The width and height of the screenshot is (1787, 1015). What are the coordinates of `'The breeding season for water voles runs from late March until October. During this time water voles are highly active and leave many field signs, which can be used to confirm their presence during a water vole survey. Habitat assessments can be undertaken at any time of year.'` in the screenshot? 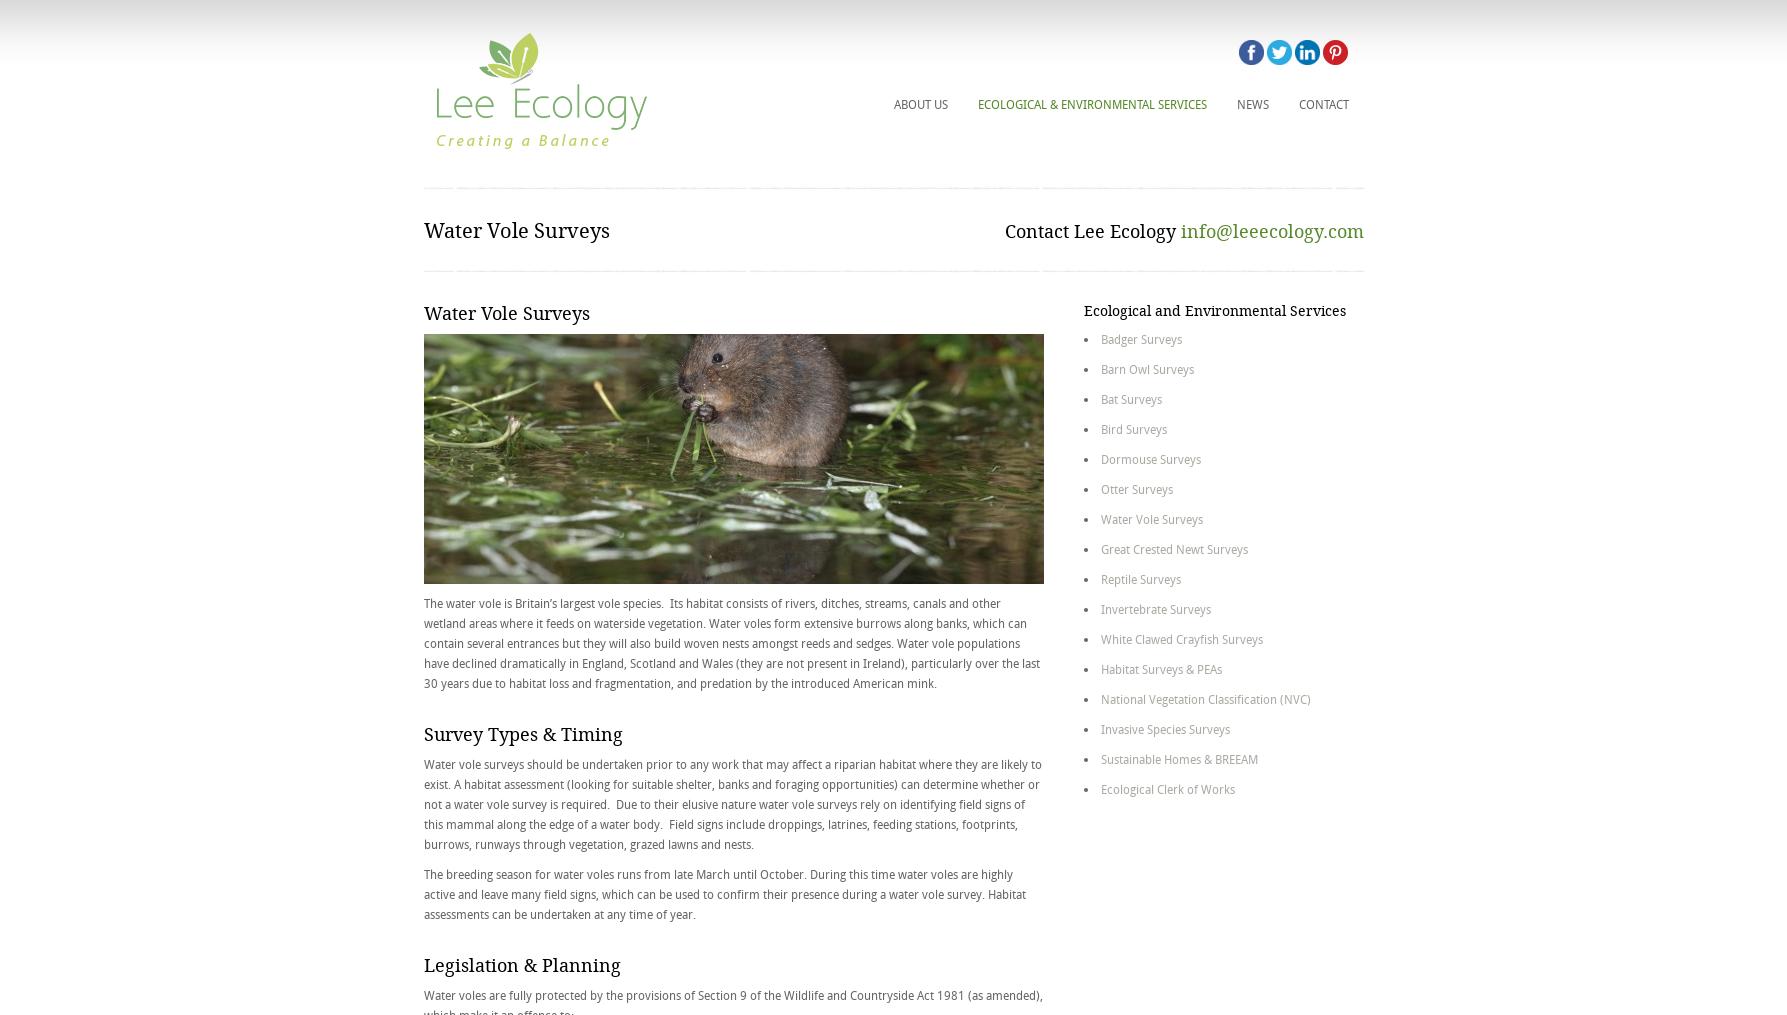 It's located at (723, 893).